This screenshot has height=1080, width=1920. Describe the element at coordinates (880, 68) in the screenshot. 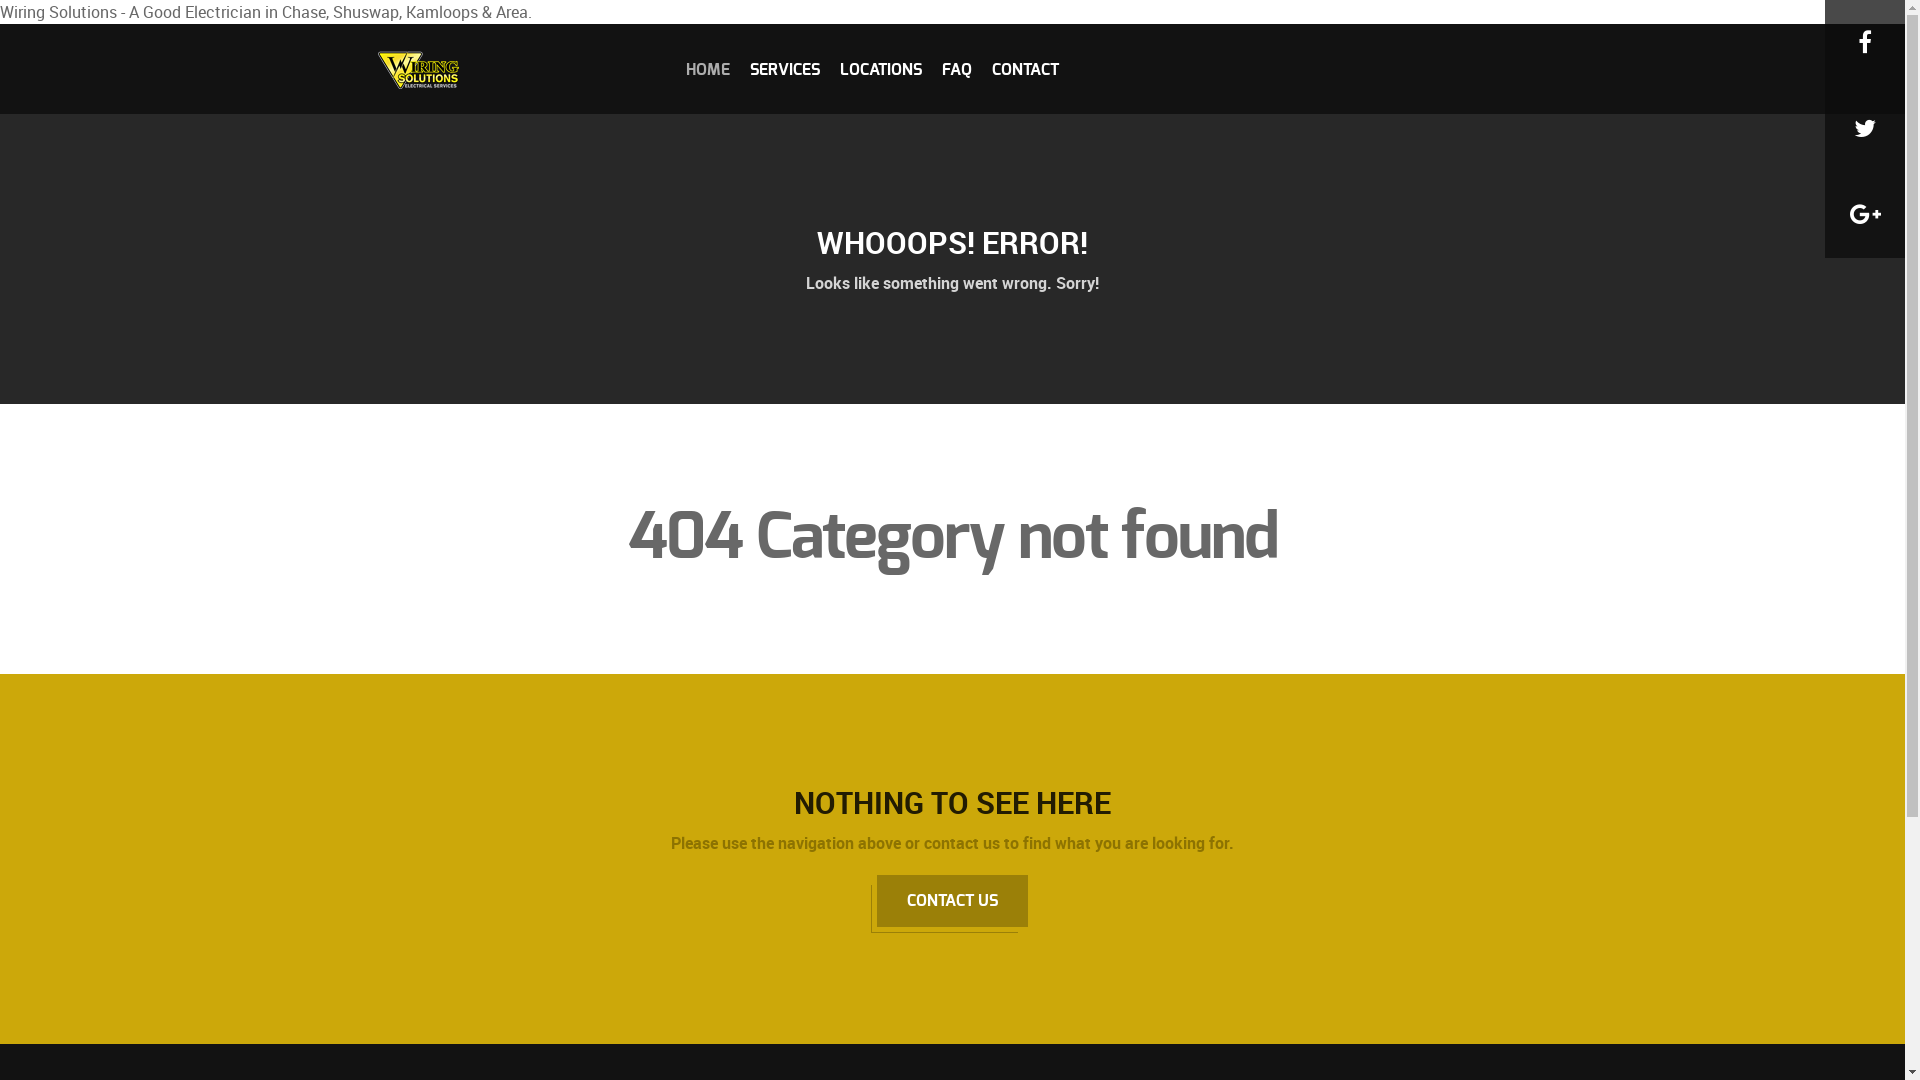

I see `'LOCATIONS'` at that location.